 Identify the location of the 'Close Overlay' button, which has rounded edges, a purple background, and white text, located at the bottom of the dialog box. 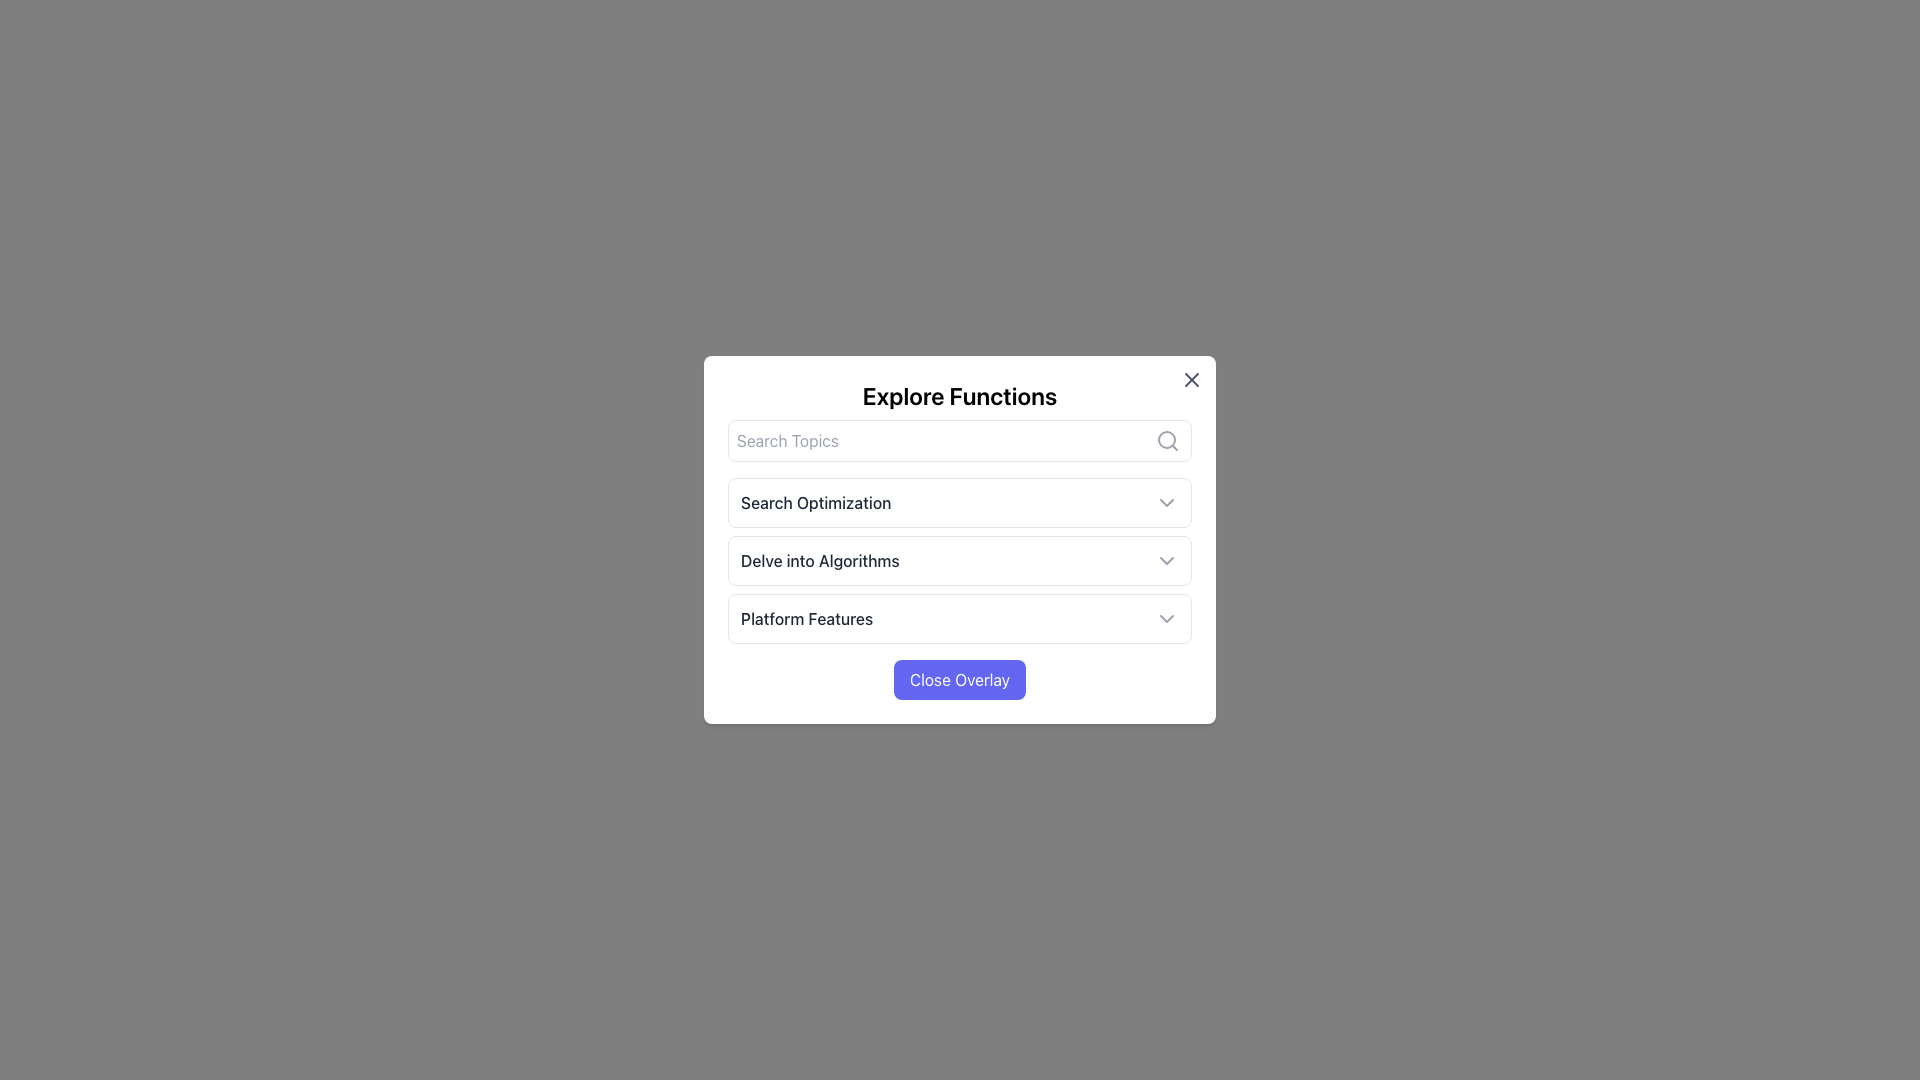
(960, 678).